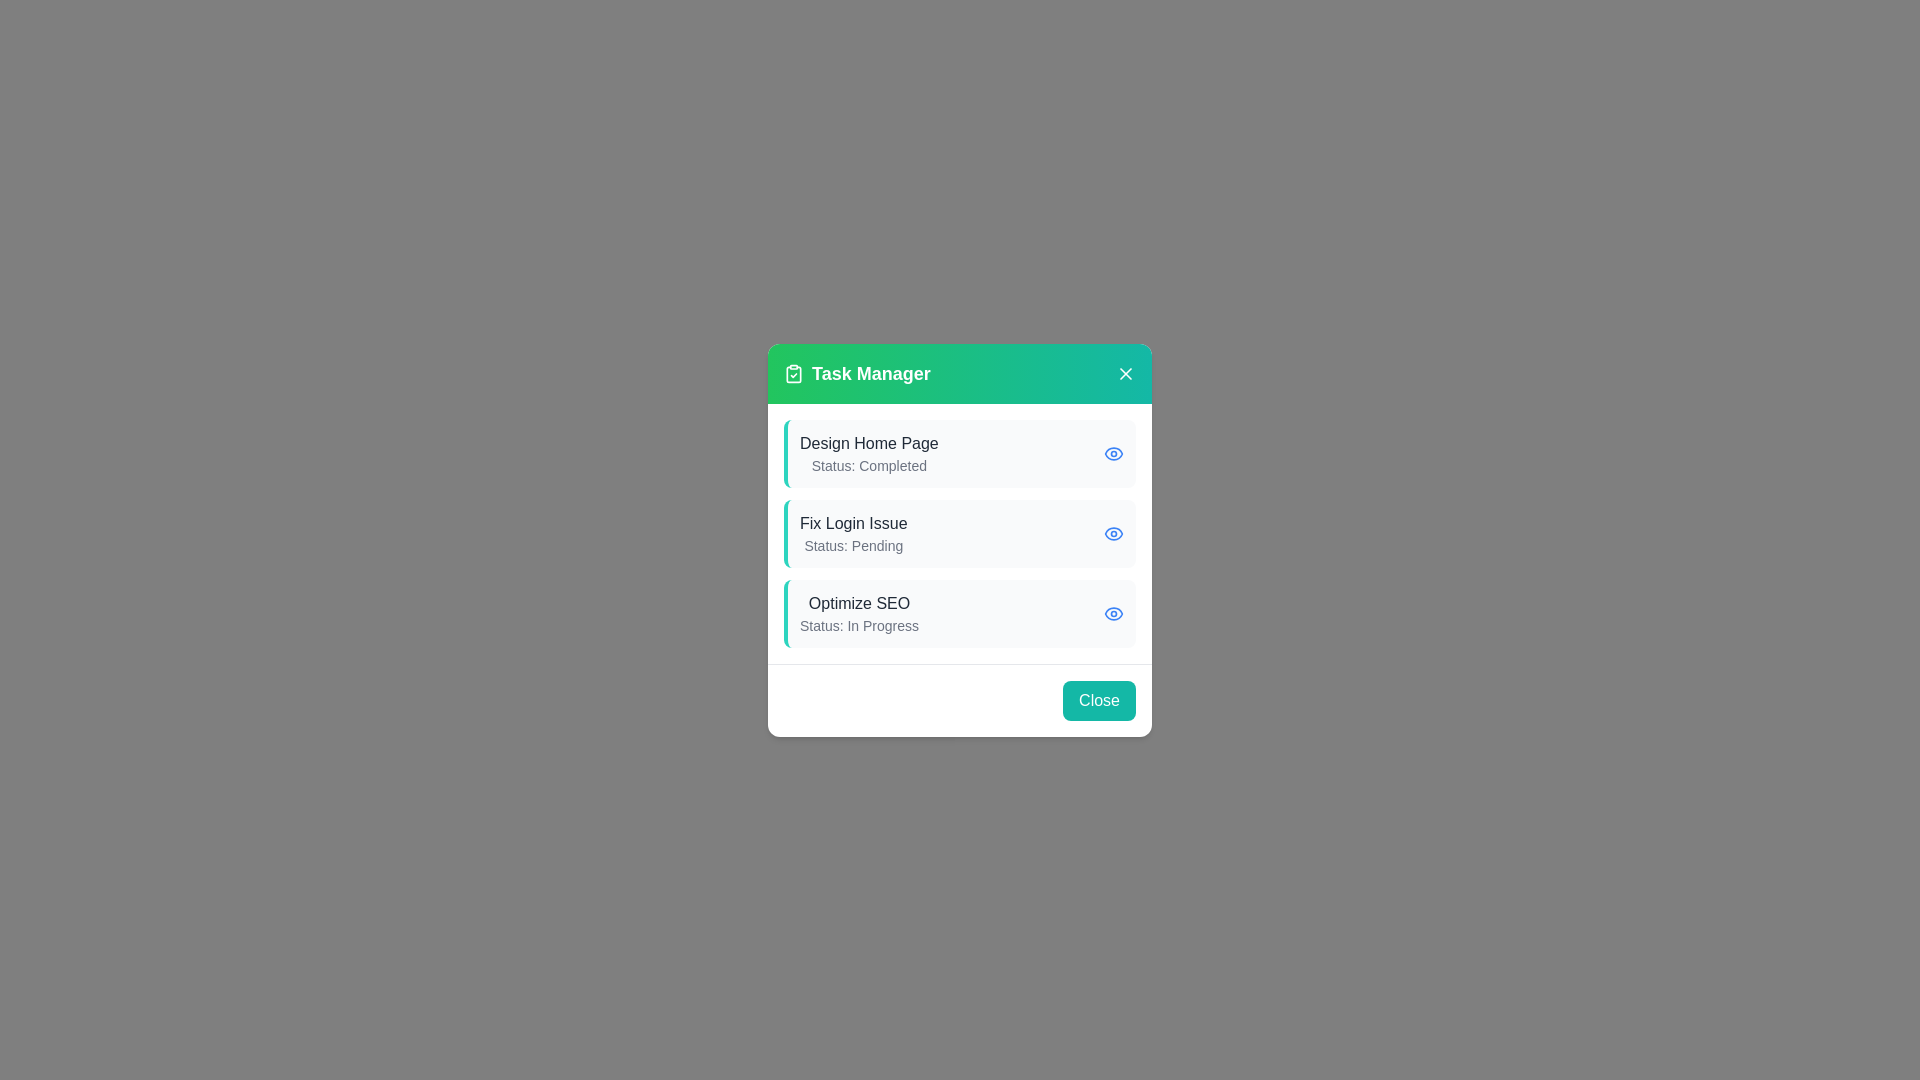  I want to click on the text label displaying 'Design Home Page' in bold font and dark gray color, located at the top-left corner of the first task card in the 'Task Manager' modal dialog, so click(869, 442).